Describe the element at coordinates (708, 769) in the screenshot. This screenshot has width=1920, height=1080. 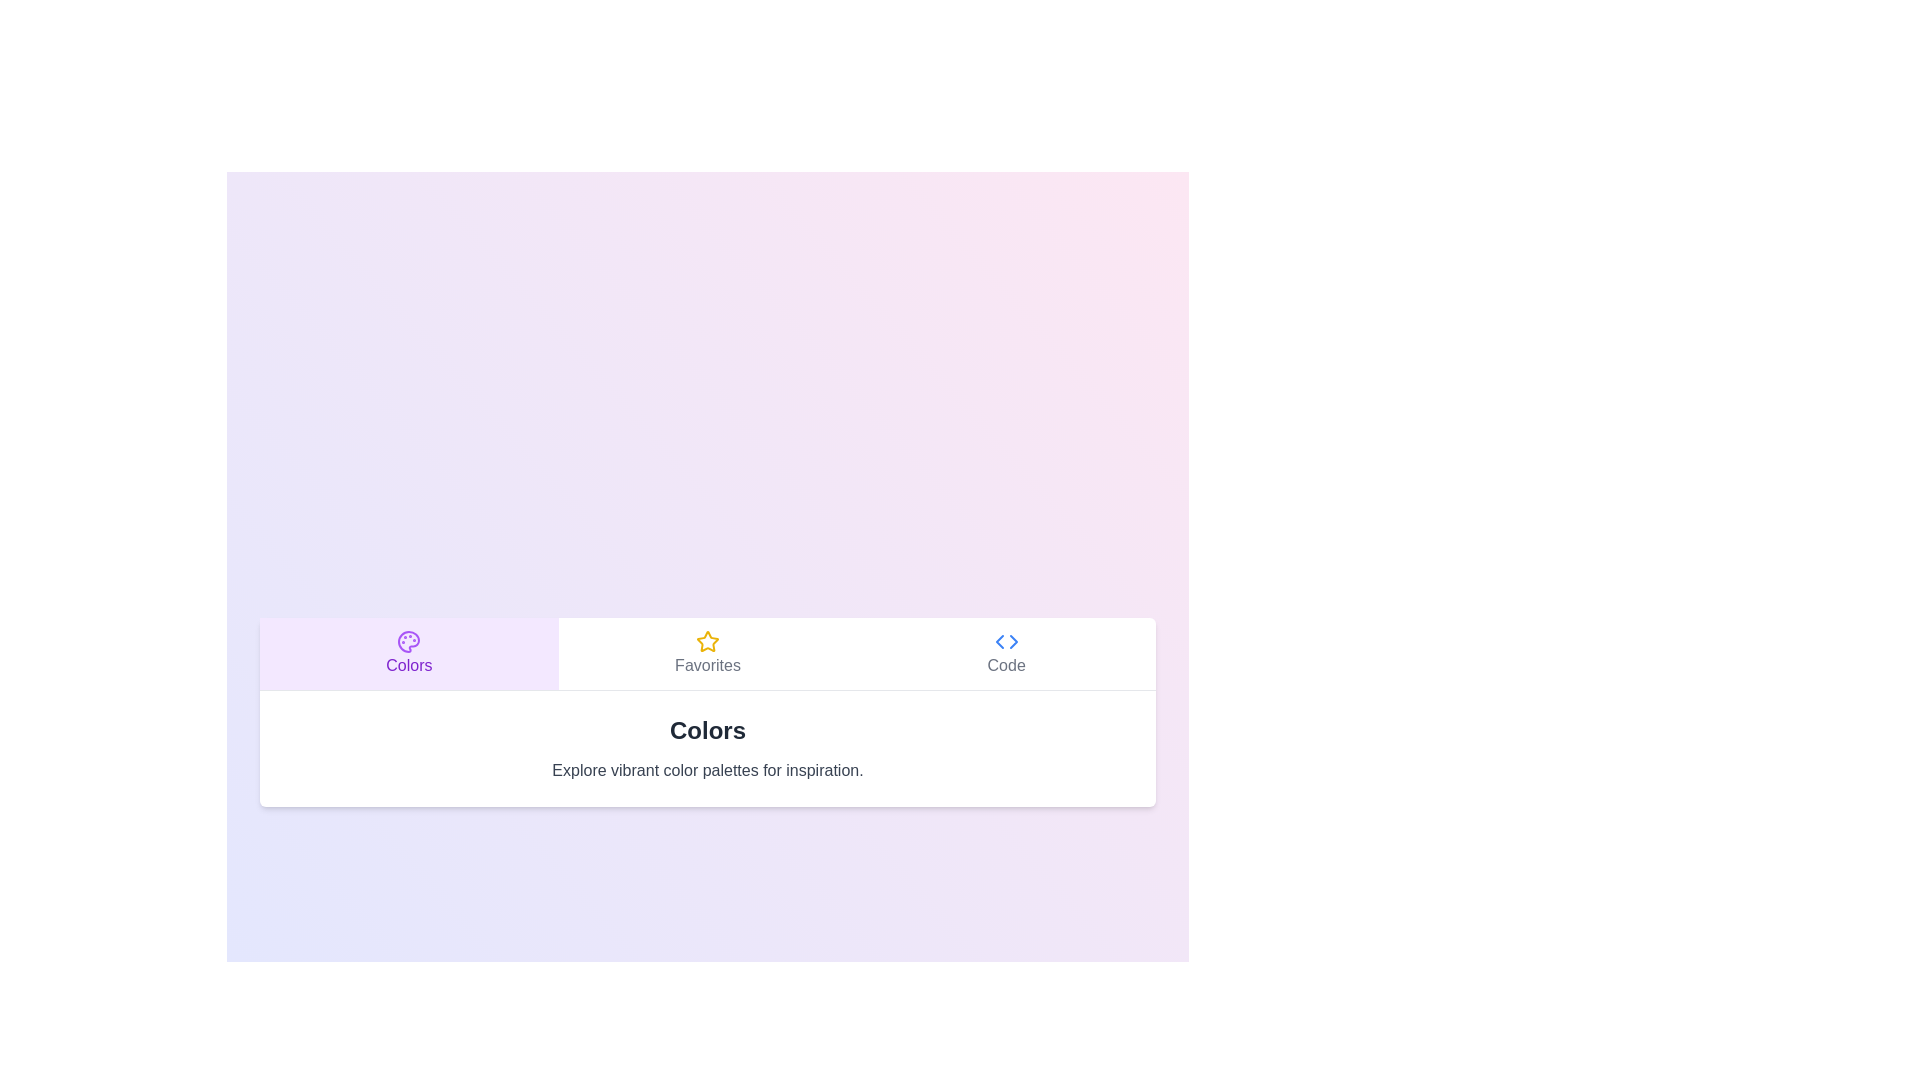
I see `the description text displayed below the active tab` at that location.